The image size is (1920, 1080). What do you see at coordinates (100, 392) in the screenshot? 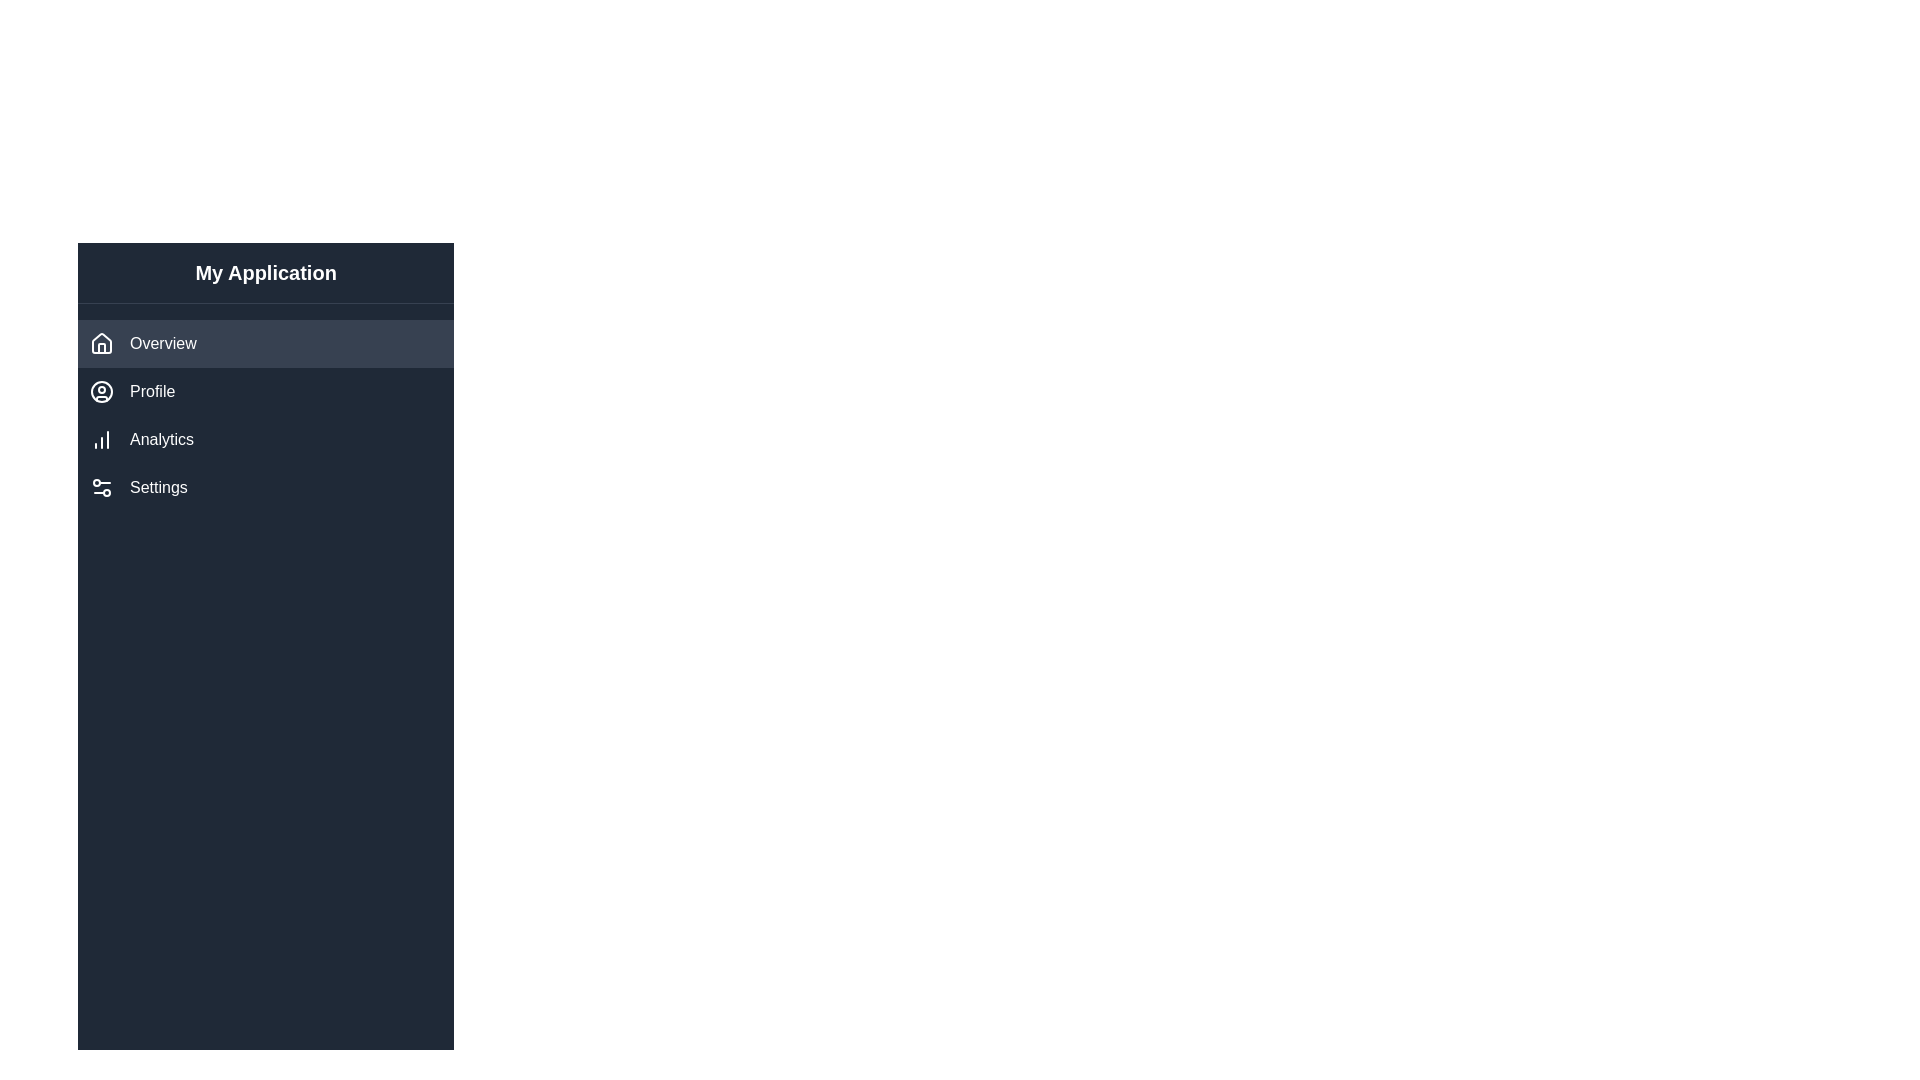
I see `the user profile icon located in the 'Profile' entry of the navigation menu` at bounding box center [100, 392].